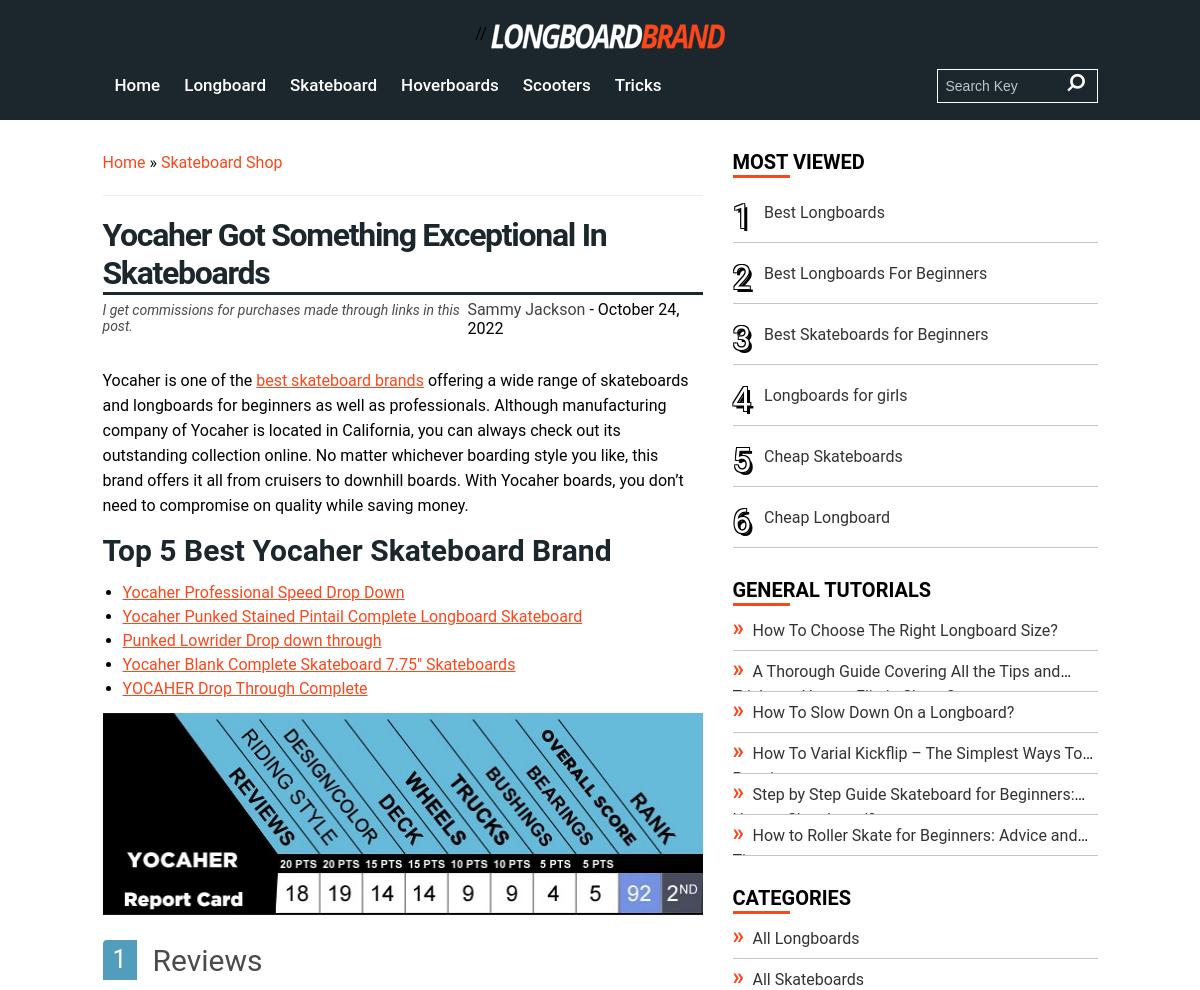 This screenshot has height=990, width=1200. Describe the element at coordinates (351, 615) in the screenshot. I see `'Yocaher Punked Stained Pintail Complete Longboard Skateboard'` at that location.